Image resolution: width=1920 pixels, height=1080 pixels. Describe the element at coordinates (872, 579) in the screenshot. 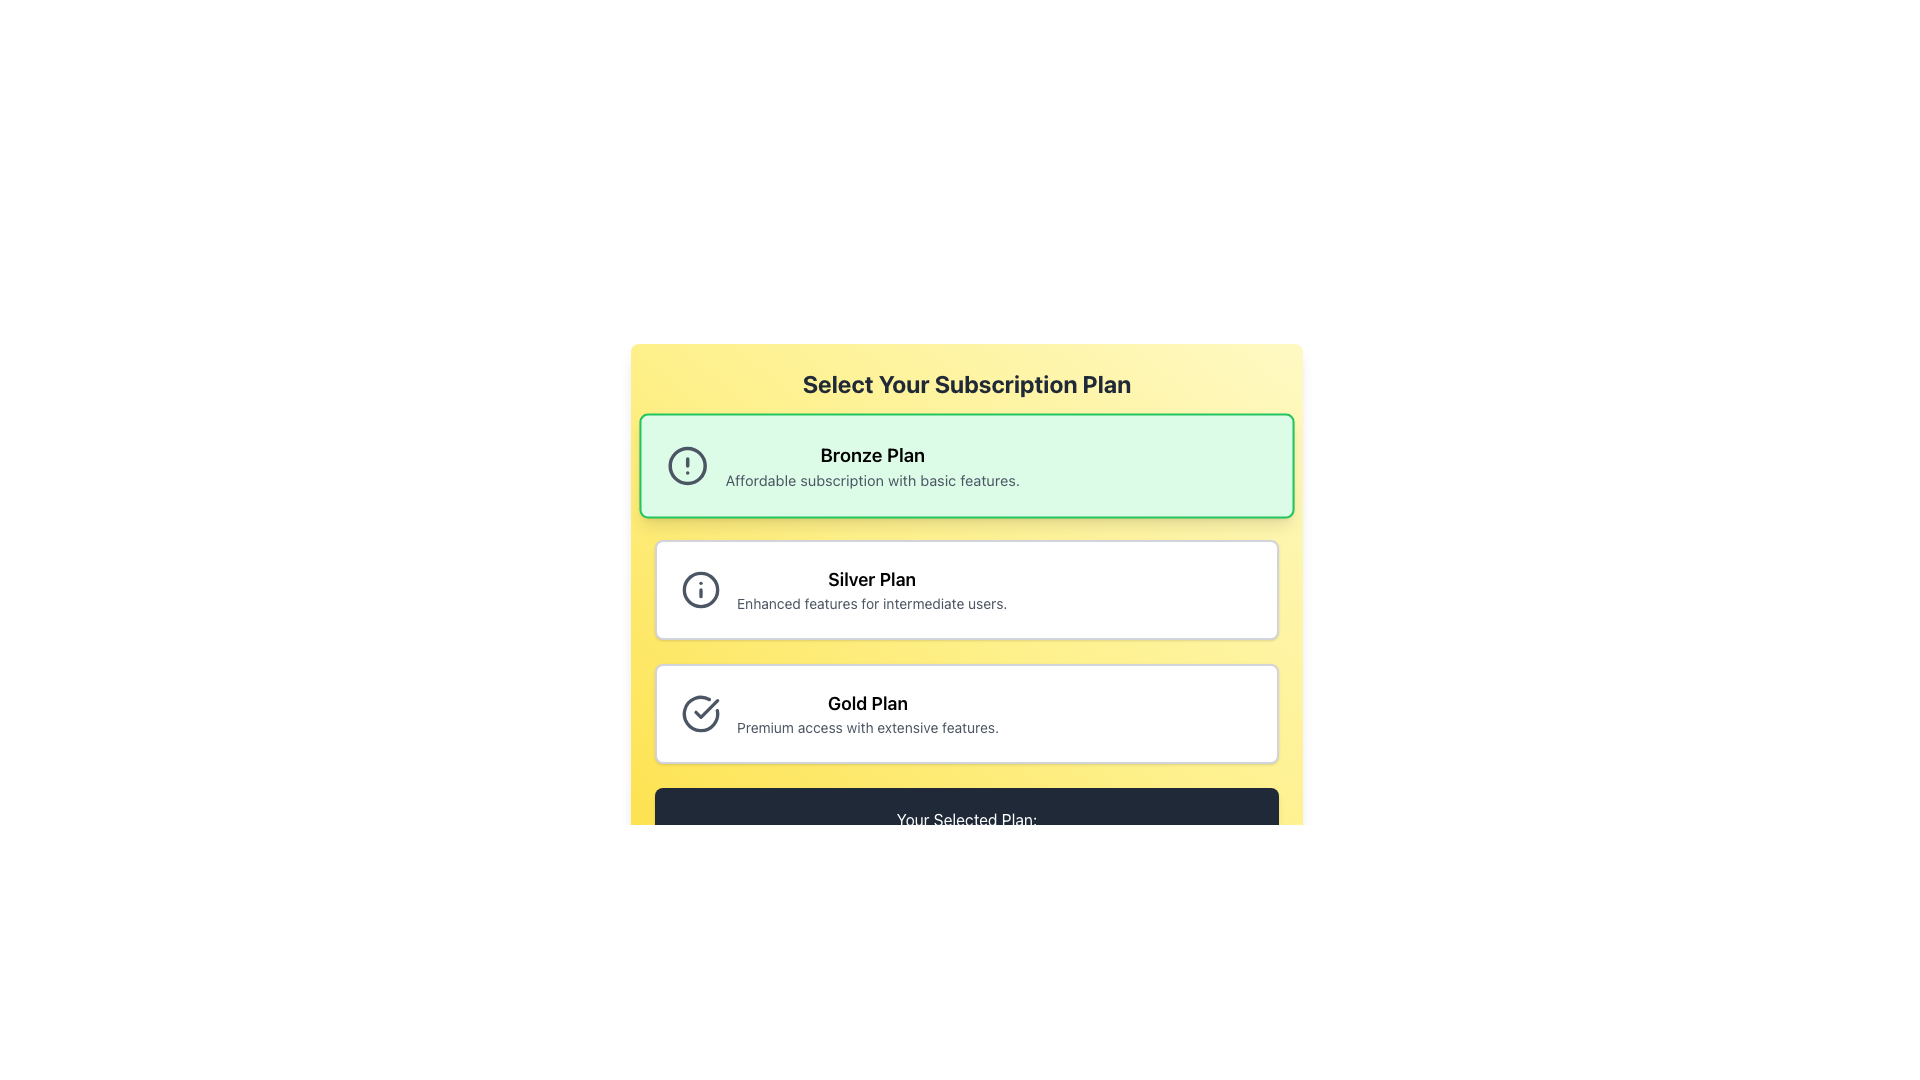

I see `the bold text label 'Silver Plan'` at that location.